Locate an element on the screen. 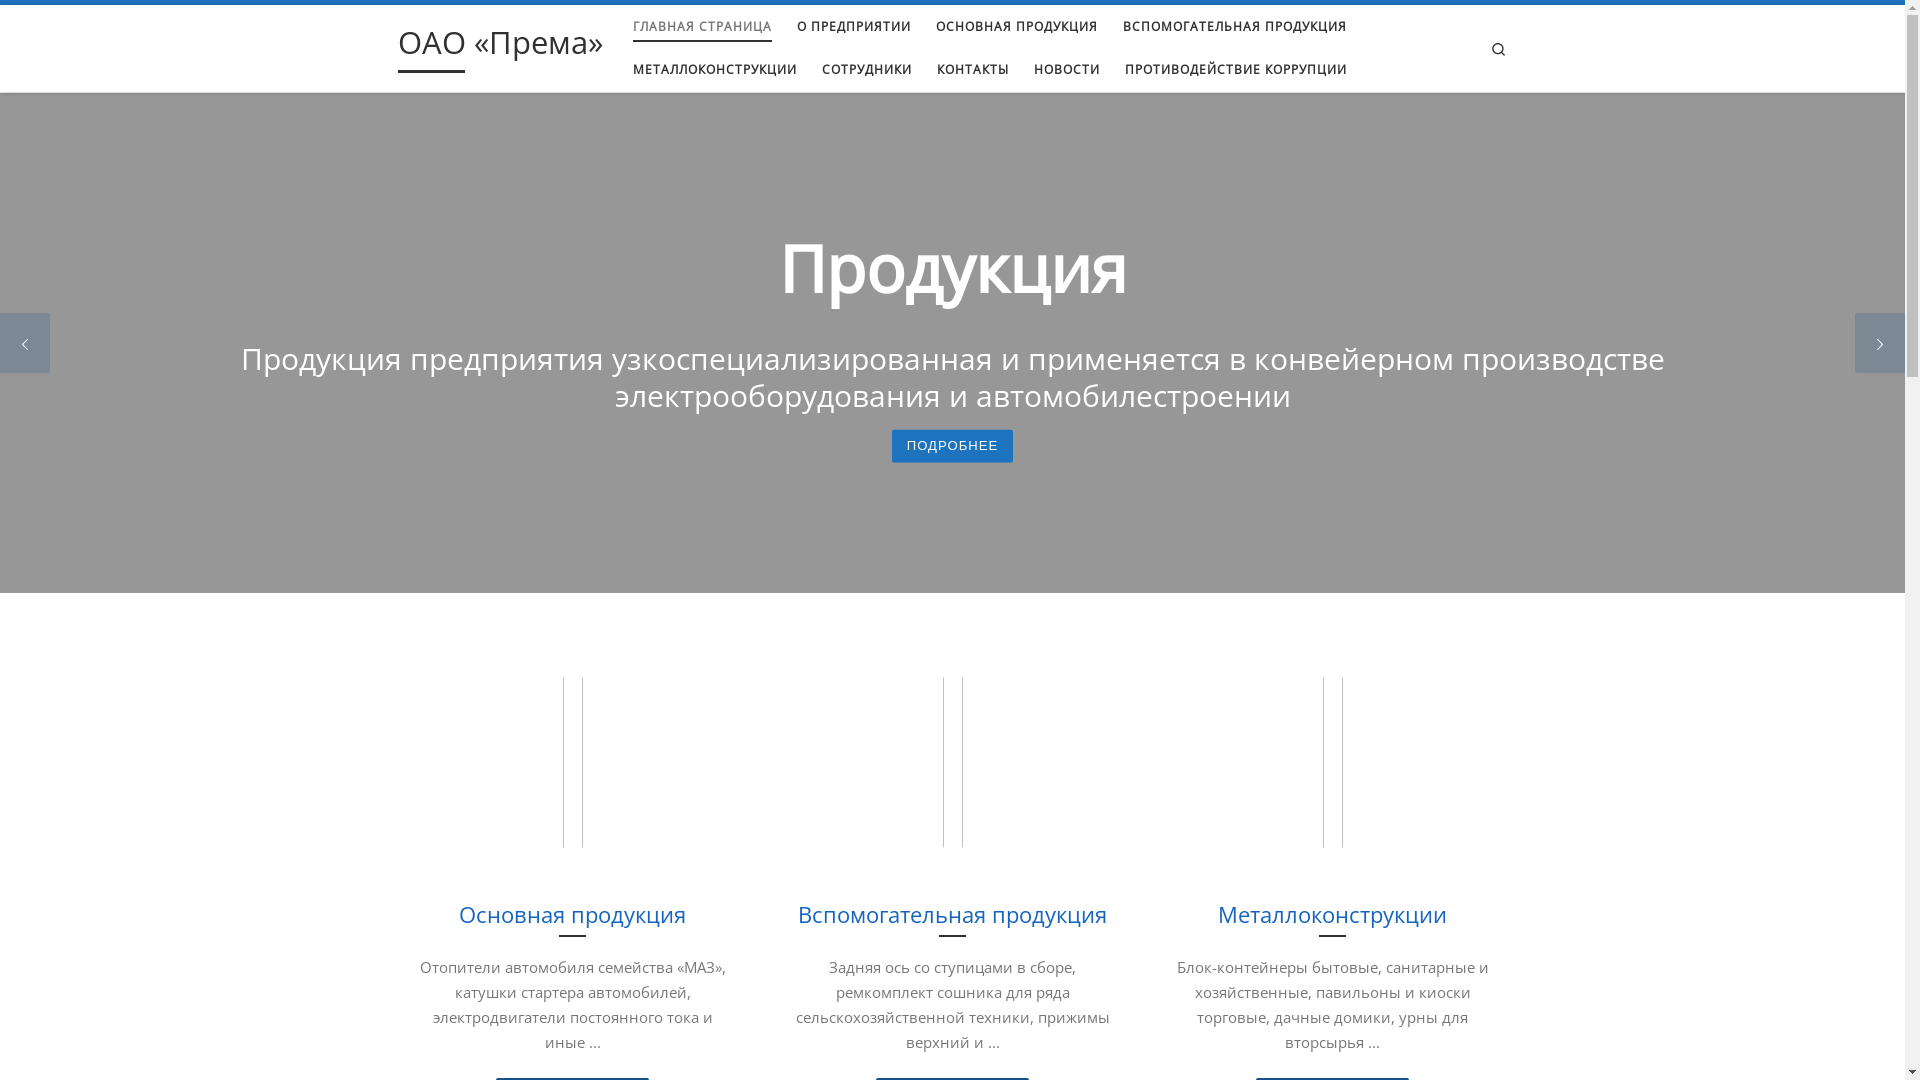  'Search' is located at coordinates (1473, 47).